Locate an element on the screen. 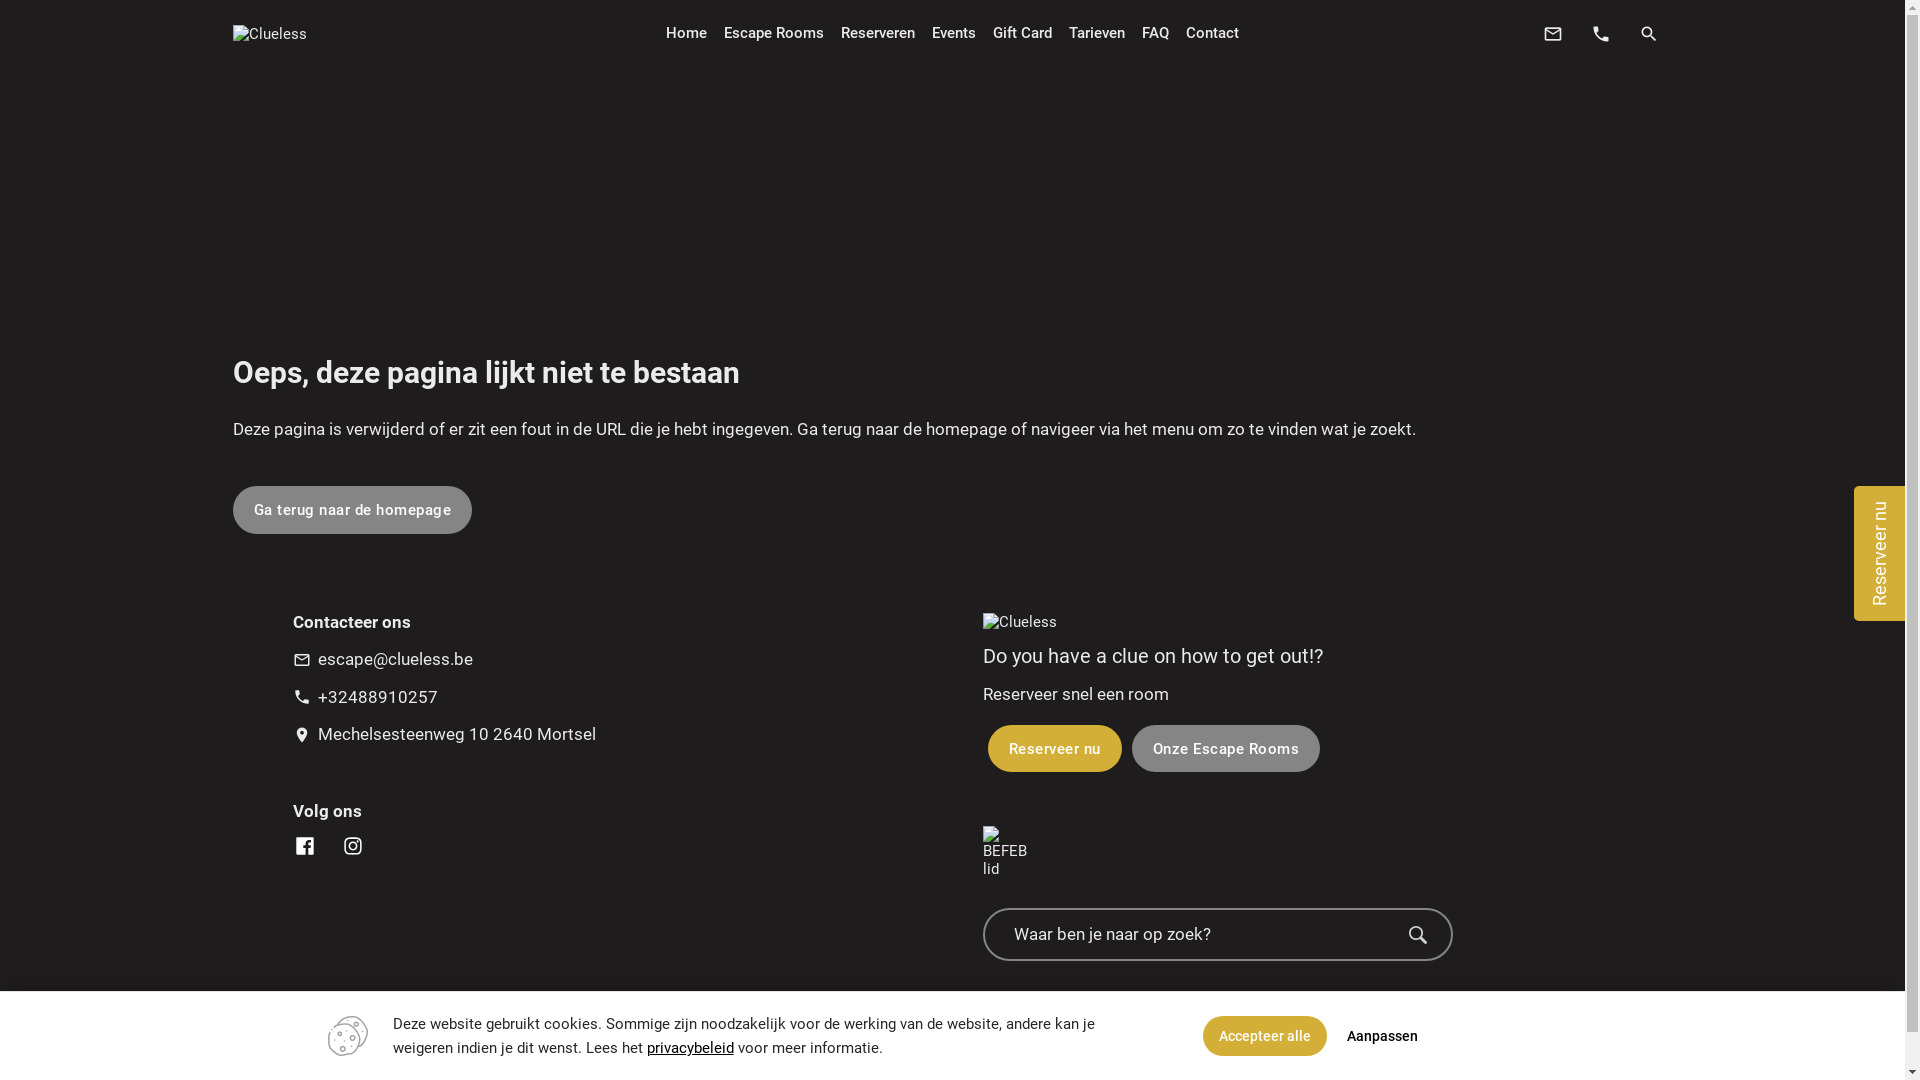  'Ga terug naar de homepage' is located at coordinates (351, 508).